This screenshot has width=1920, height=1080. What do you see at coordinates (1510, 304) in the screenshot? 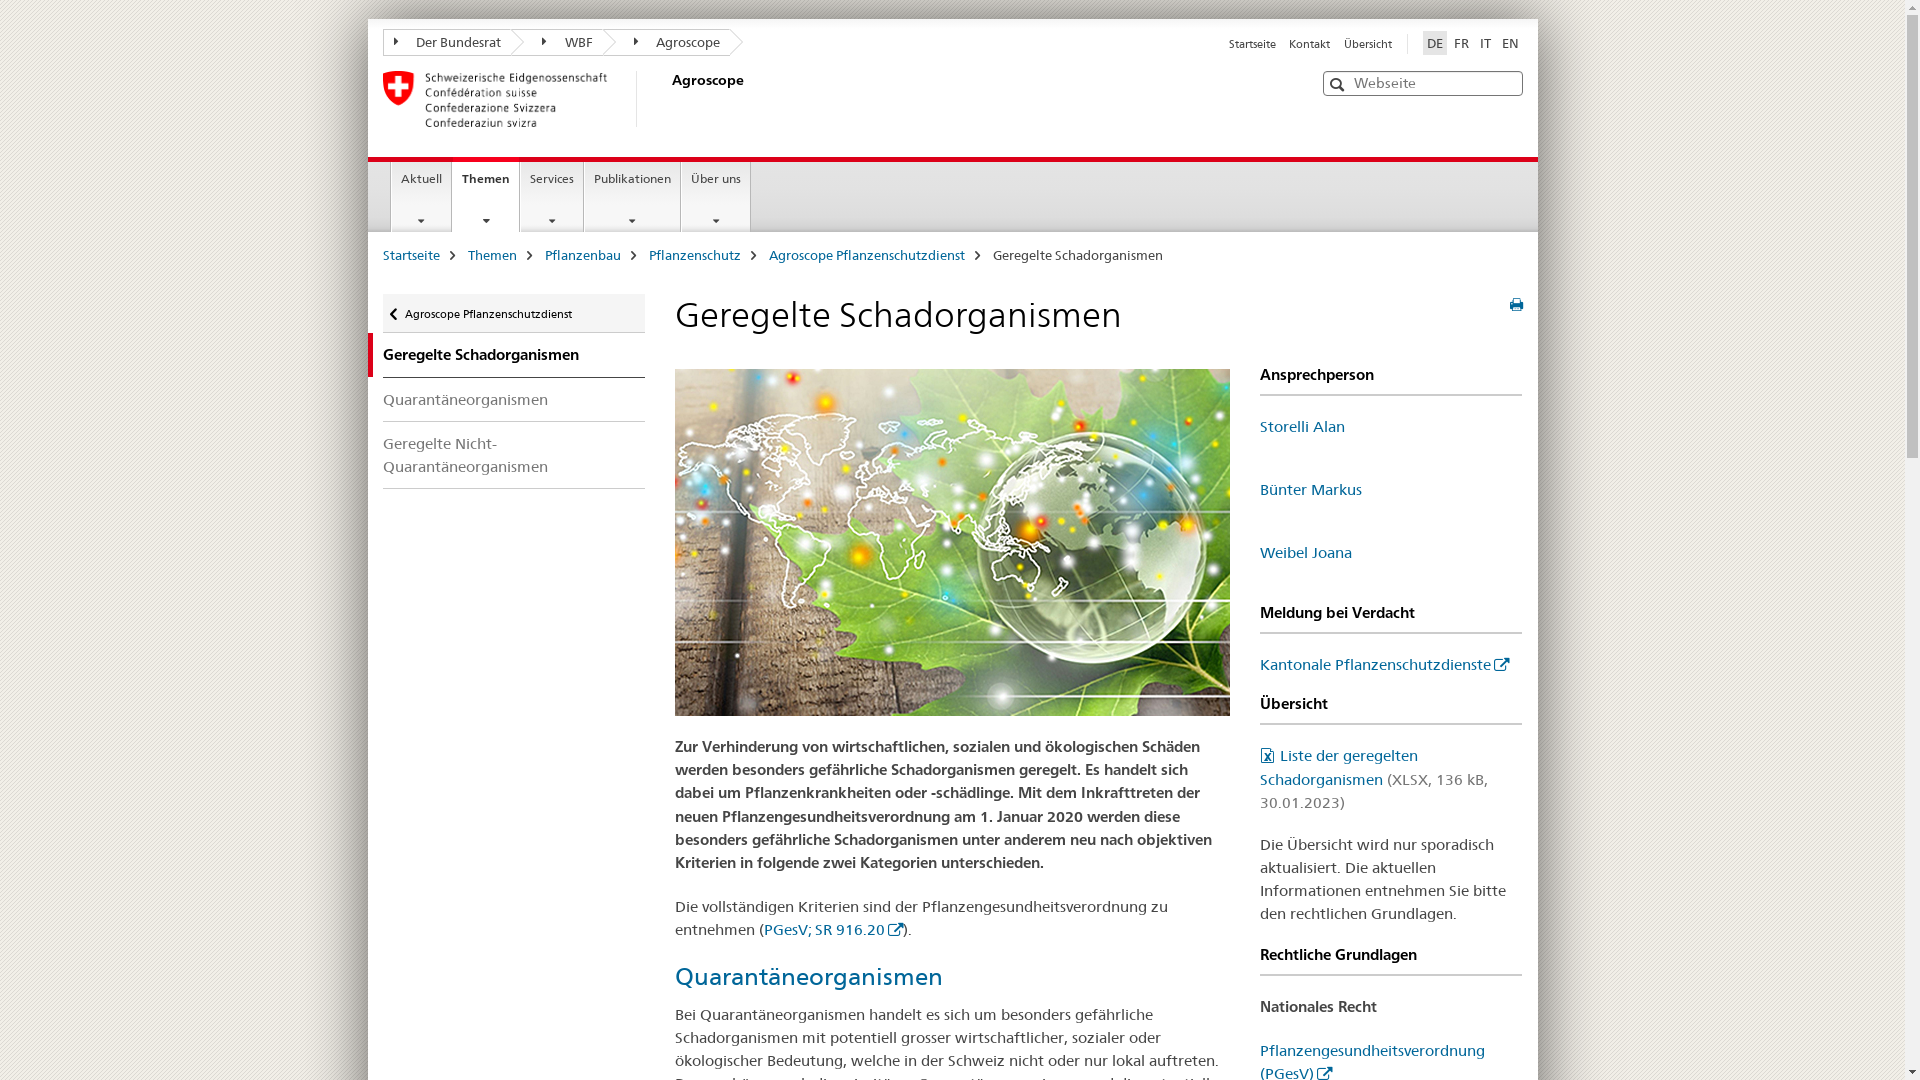
I see `'Seite drucken'` at bounding box center [1510, 304].